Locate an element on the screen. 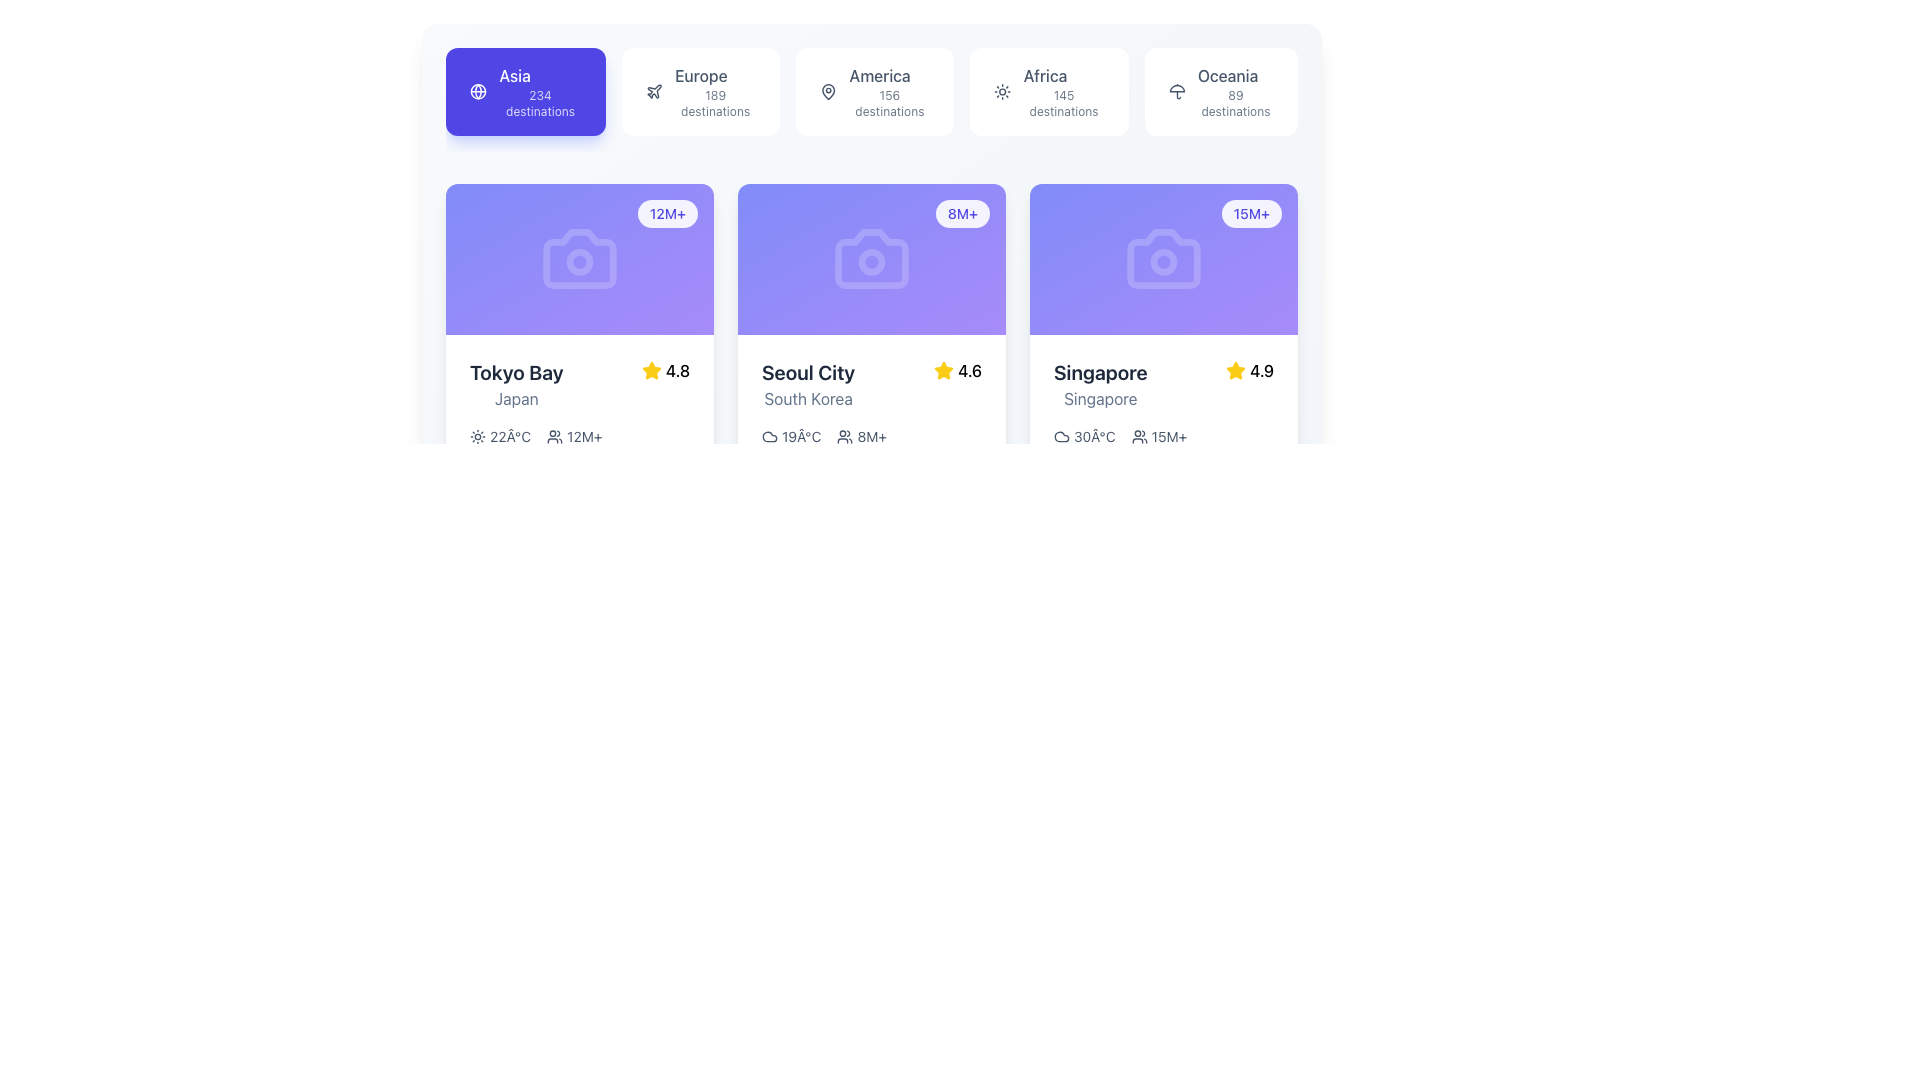 The image size is (1920, 1080). the displayed information on the informational label with icons for the 'Tokyo Bay' location, which shows climate data and user count, positioned beneath the 'Tokyo Bay' title and aligned with the rating star element is located at coordinates (579, 434).